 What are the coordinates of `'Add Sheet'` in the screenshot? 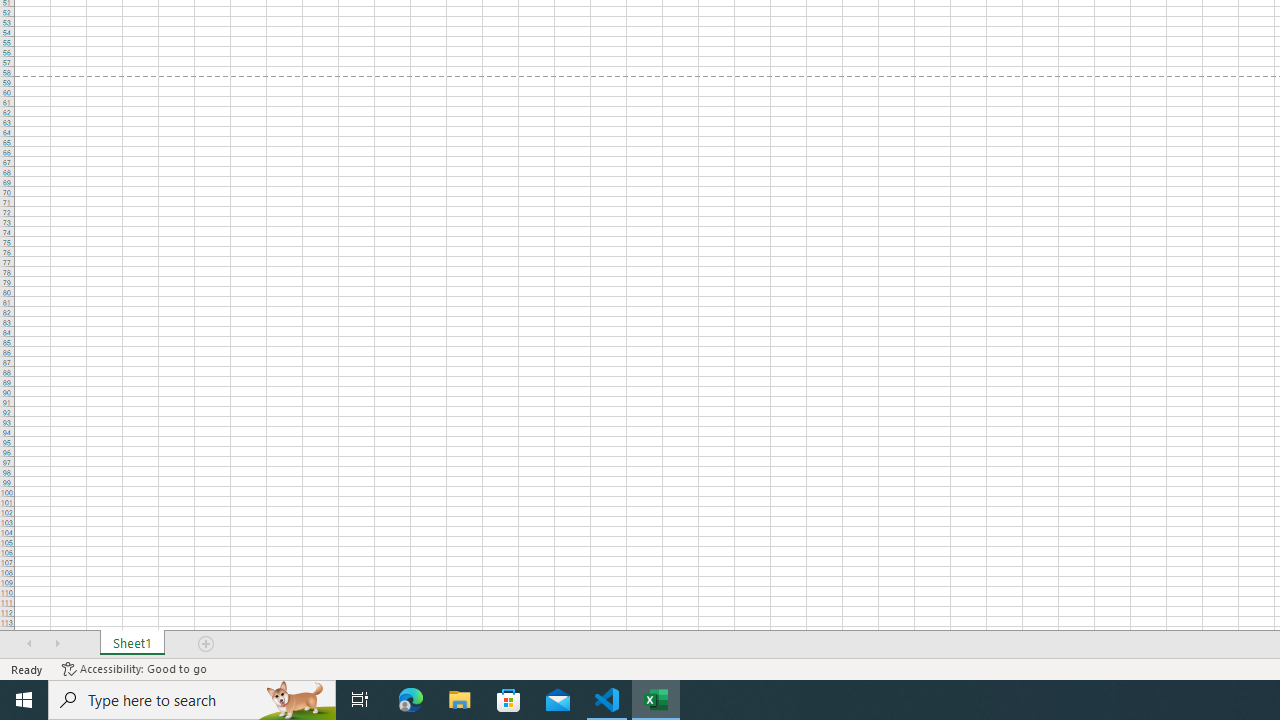 It's located at (207, 644).